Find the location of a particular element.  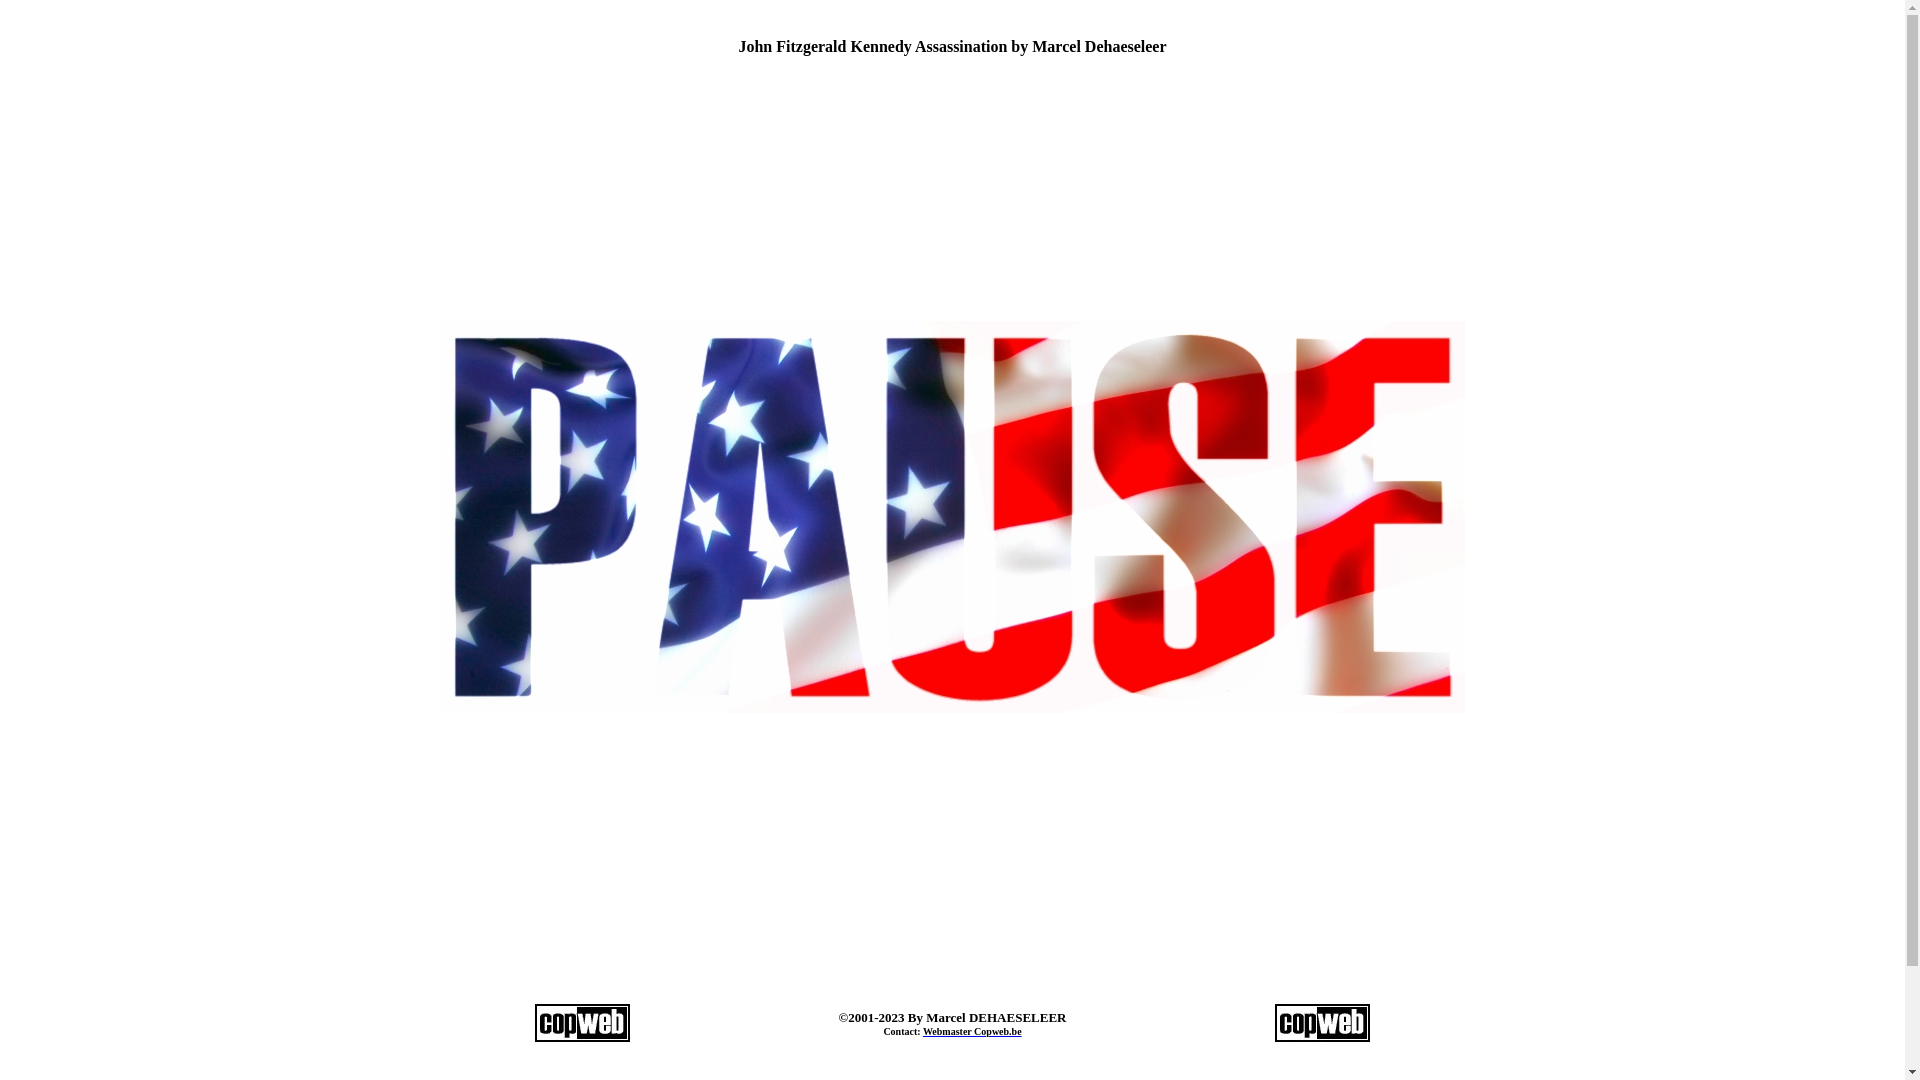

'Webmaster Copweb.be' is located at coordinates (921, 1031).